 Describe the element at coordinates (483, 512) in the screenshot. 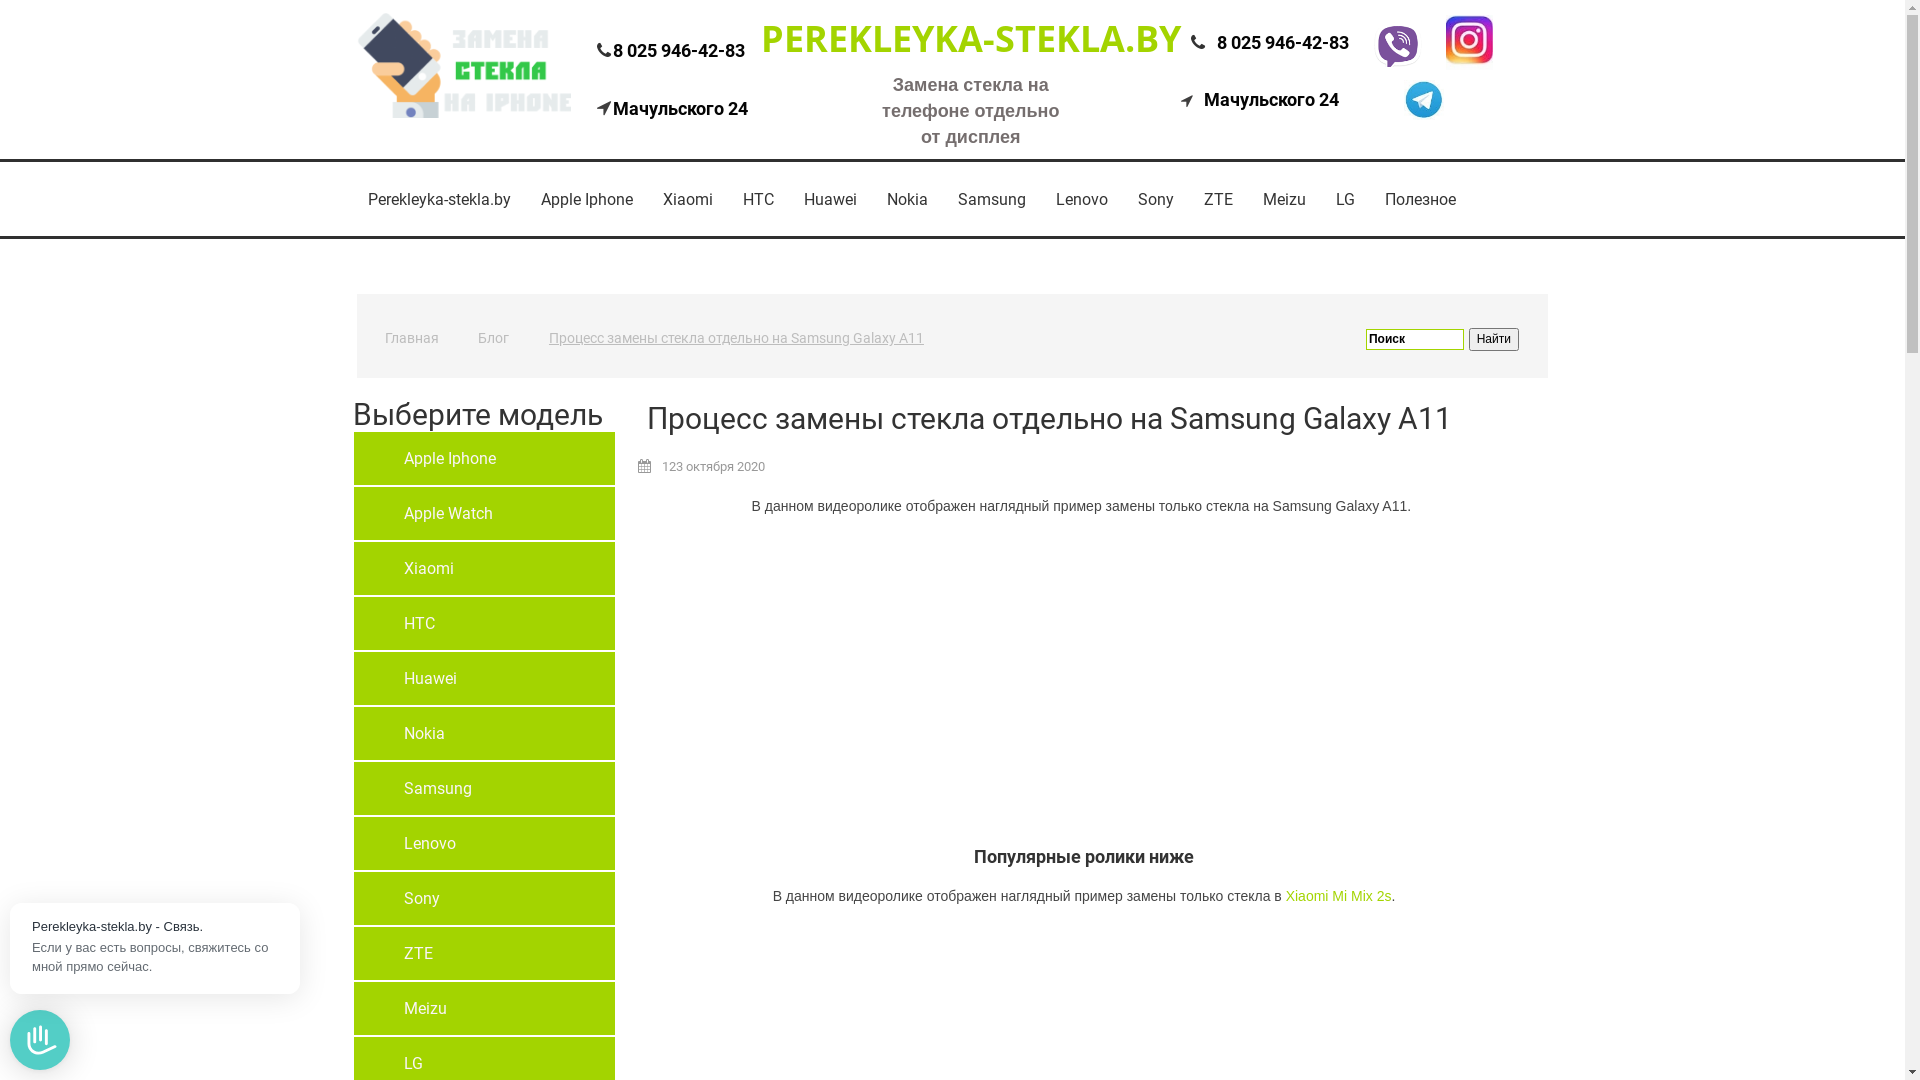

I see `'Apple Watch'` at that location.